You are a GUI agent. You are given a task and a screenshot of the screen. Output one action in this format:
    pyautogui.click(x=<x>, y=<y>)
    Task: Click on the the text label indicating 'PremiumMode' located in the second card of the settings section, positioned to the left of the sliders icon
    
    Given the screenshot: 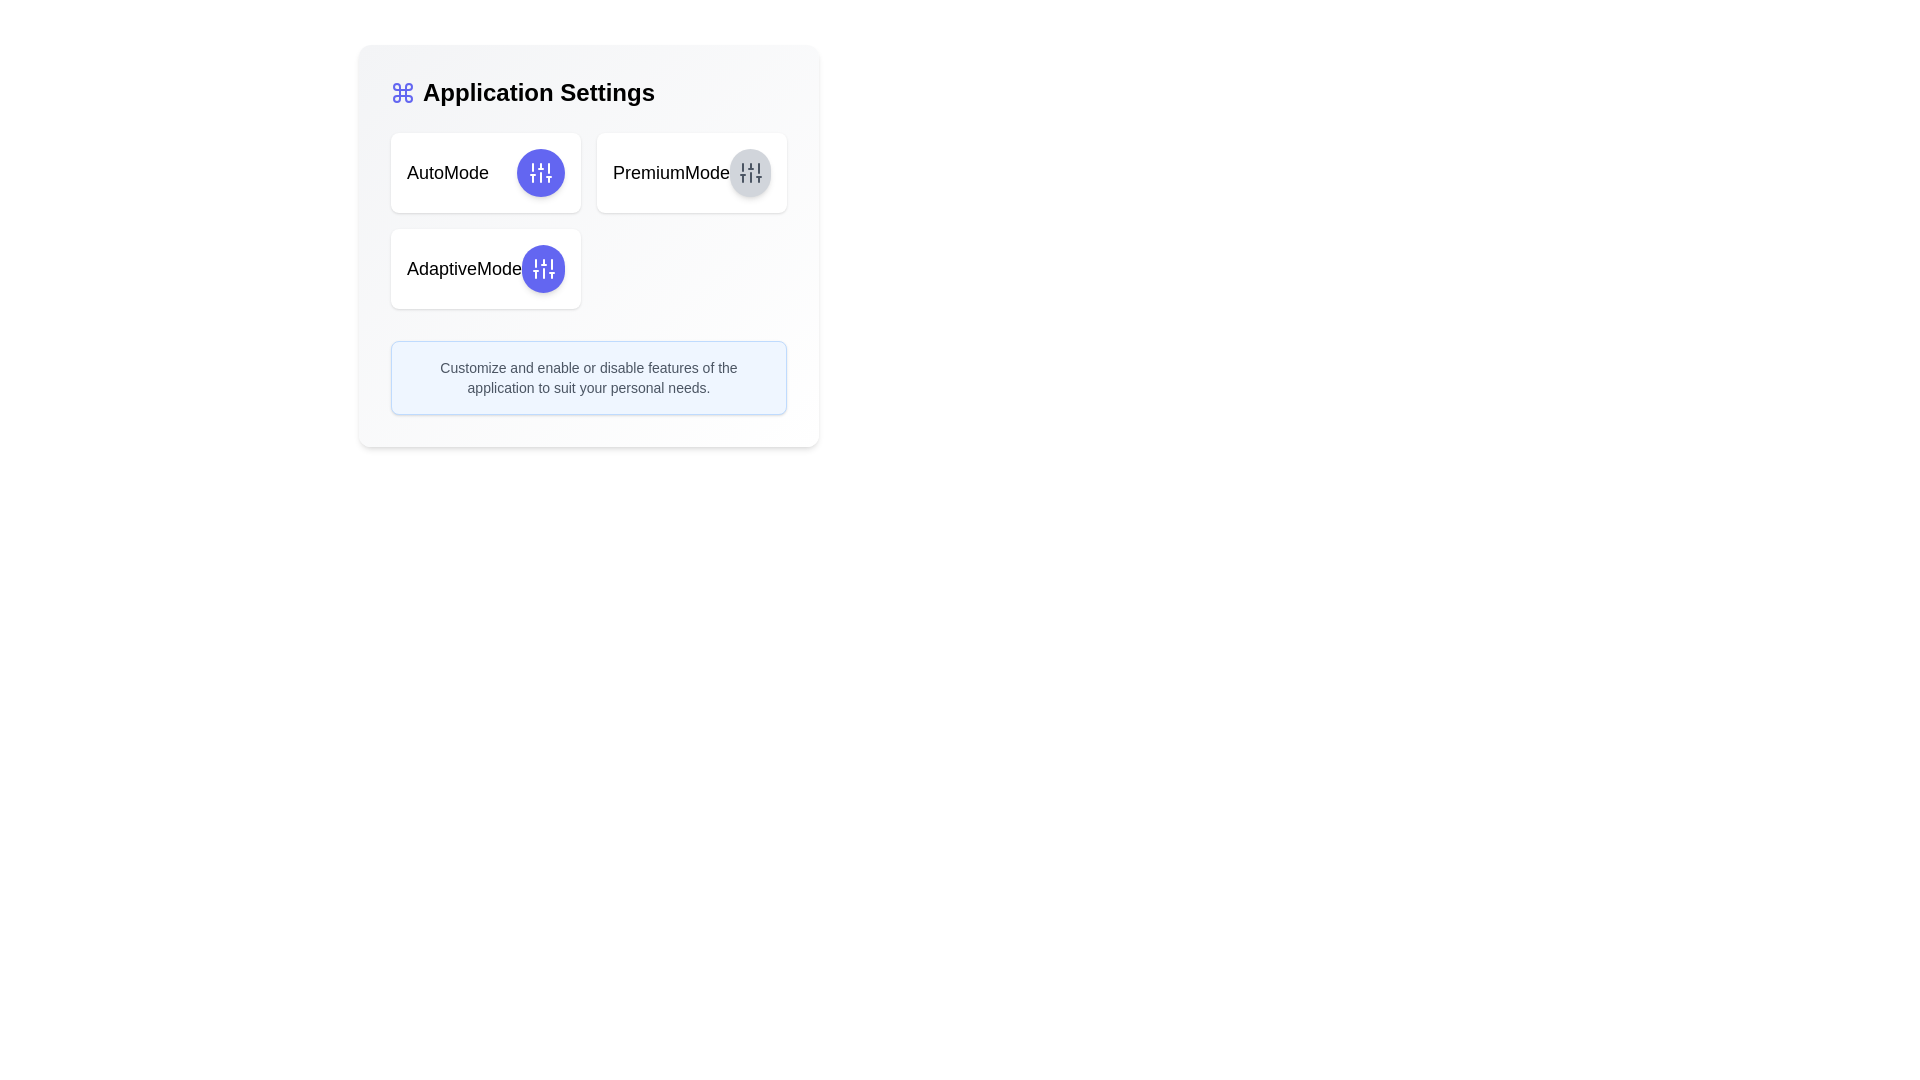 What is the action you would take?
    pyautogui.click(x=671, y=172)
    